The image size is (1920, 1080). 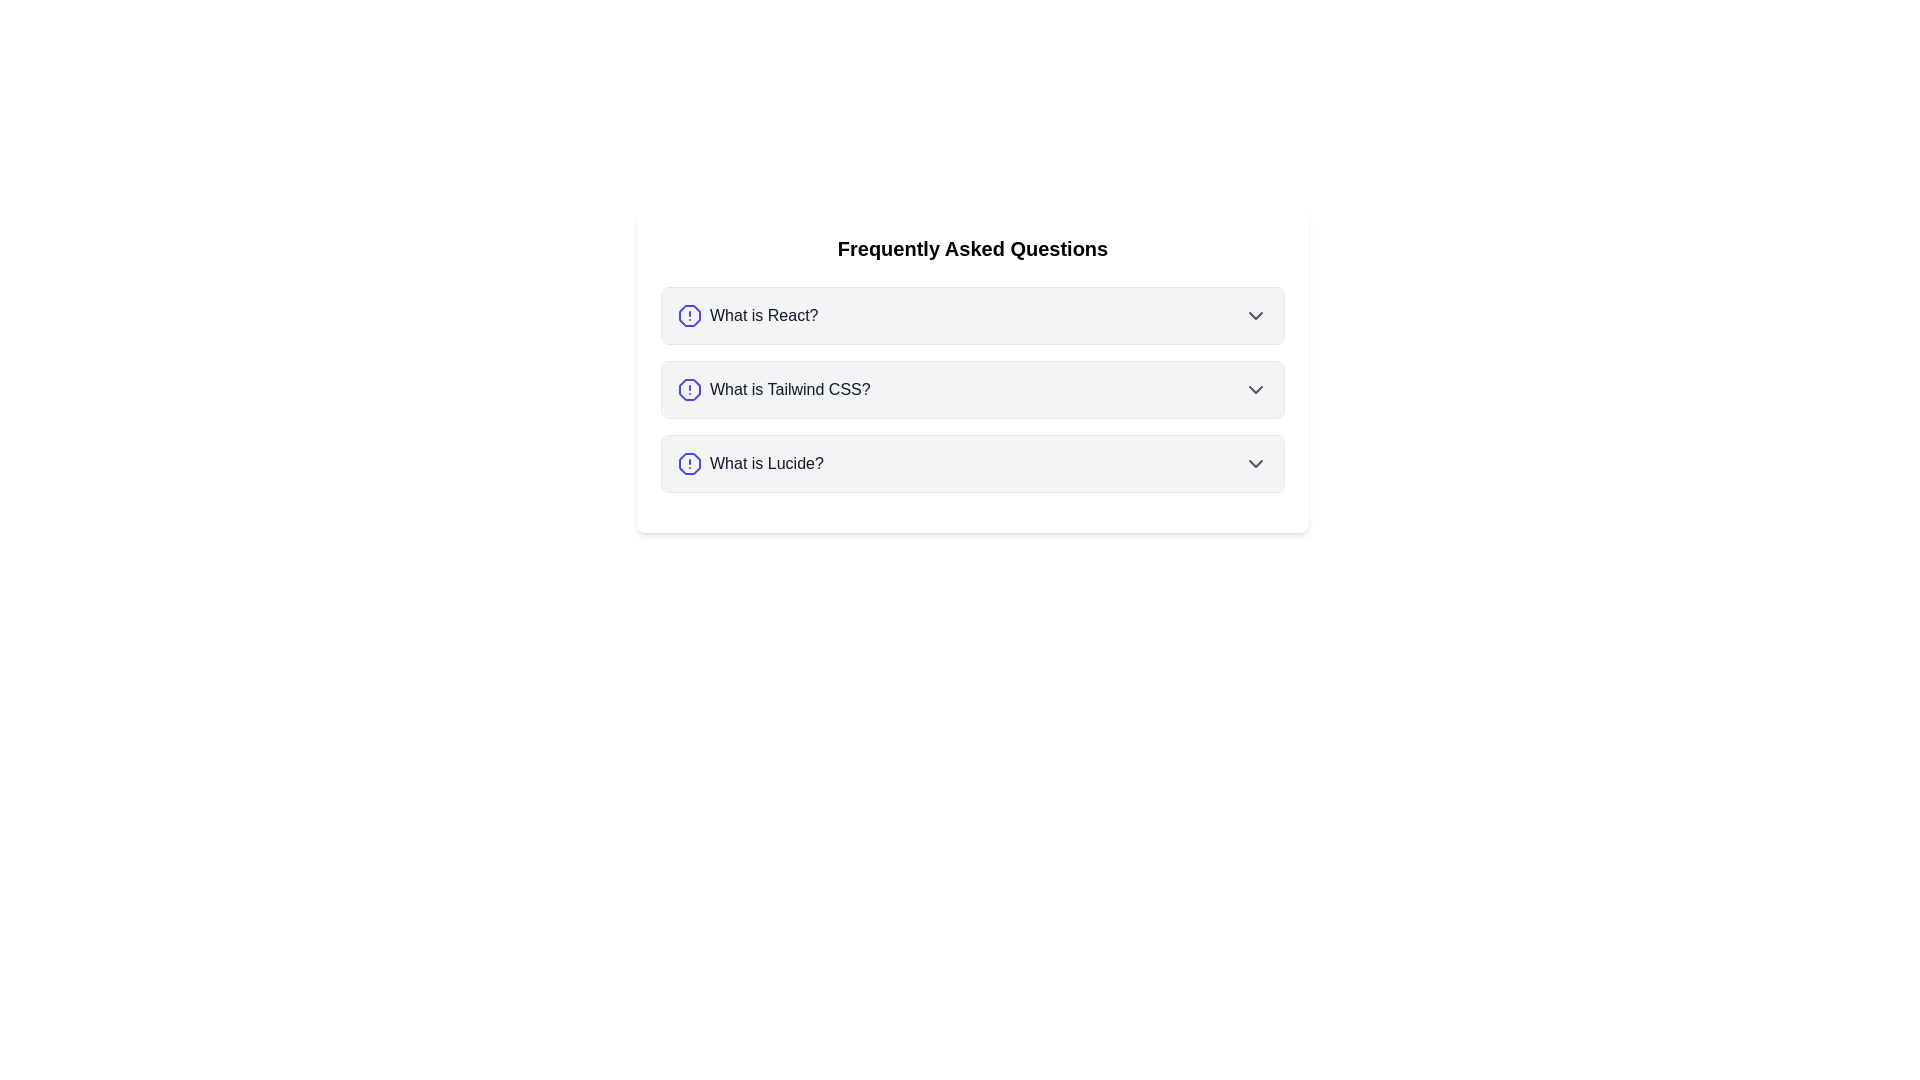 What do you see at coordinates (973, 463) in the screenshot?
I see `the third item in the FAQ list, specifically the question 'What is Lucide?' by clicking it to read the content` at bounding box center [973, 463].